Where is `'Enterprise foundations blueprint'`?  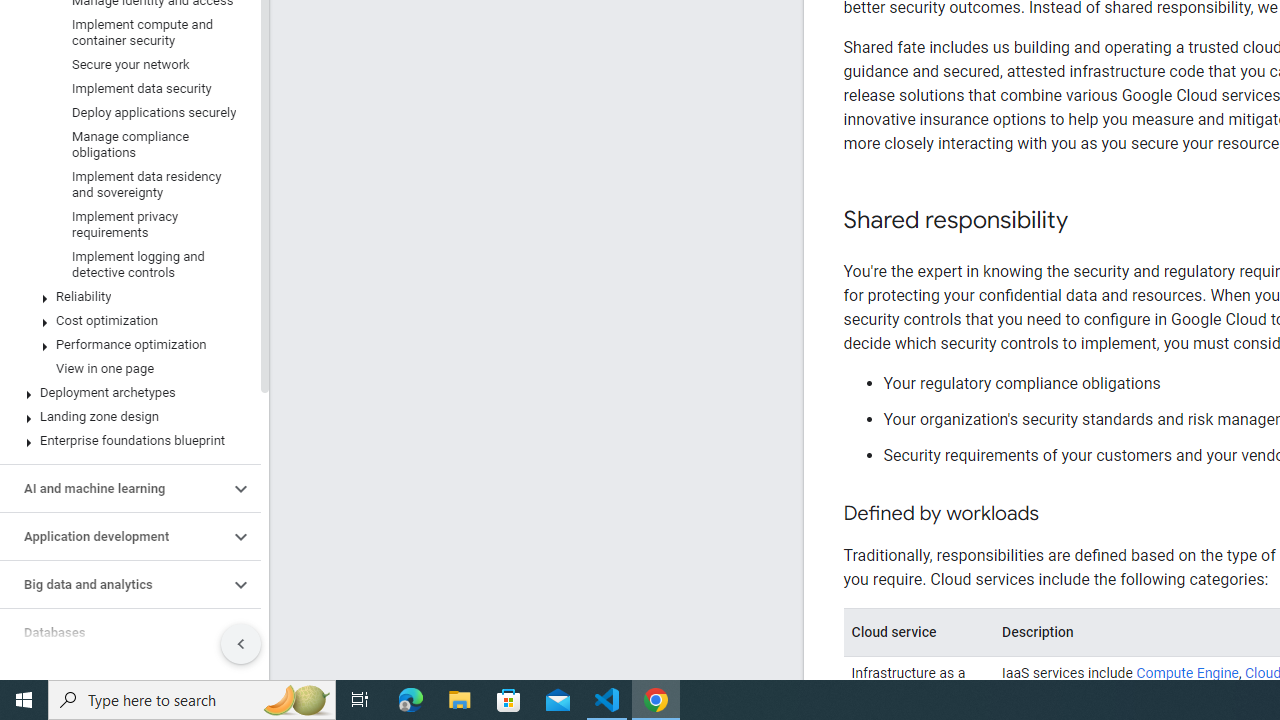 'Enterprise foundations blueprint' is located at coordinates (125, 440).